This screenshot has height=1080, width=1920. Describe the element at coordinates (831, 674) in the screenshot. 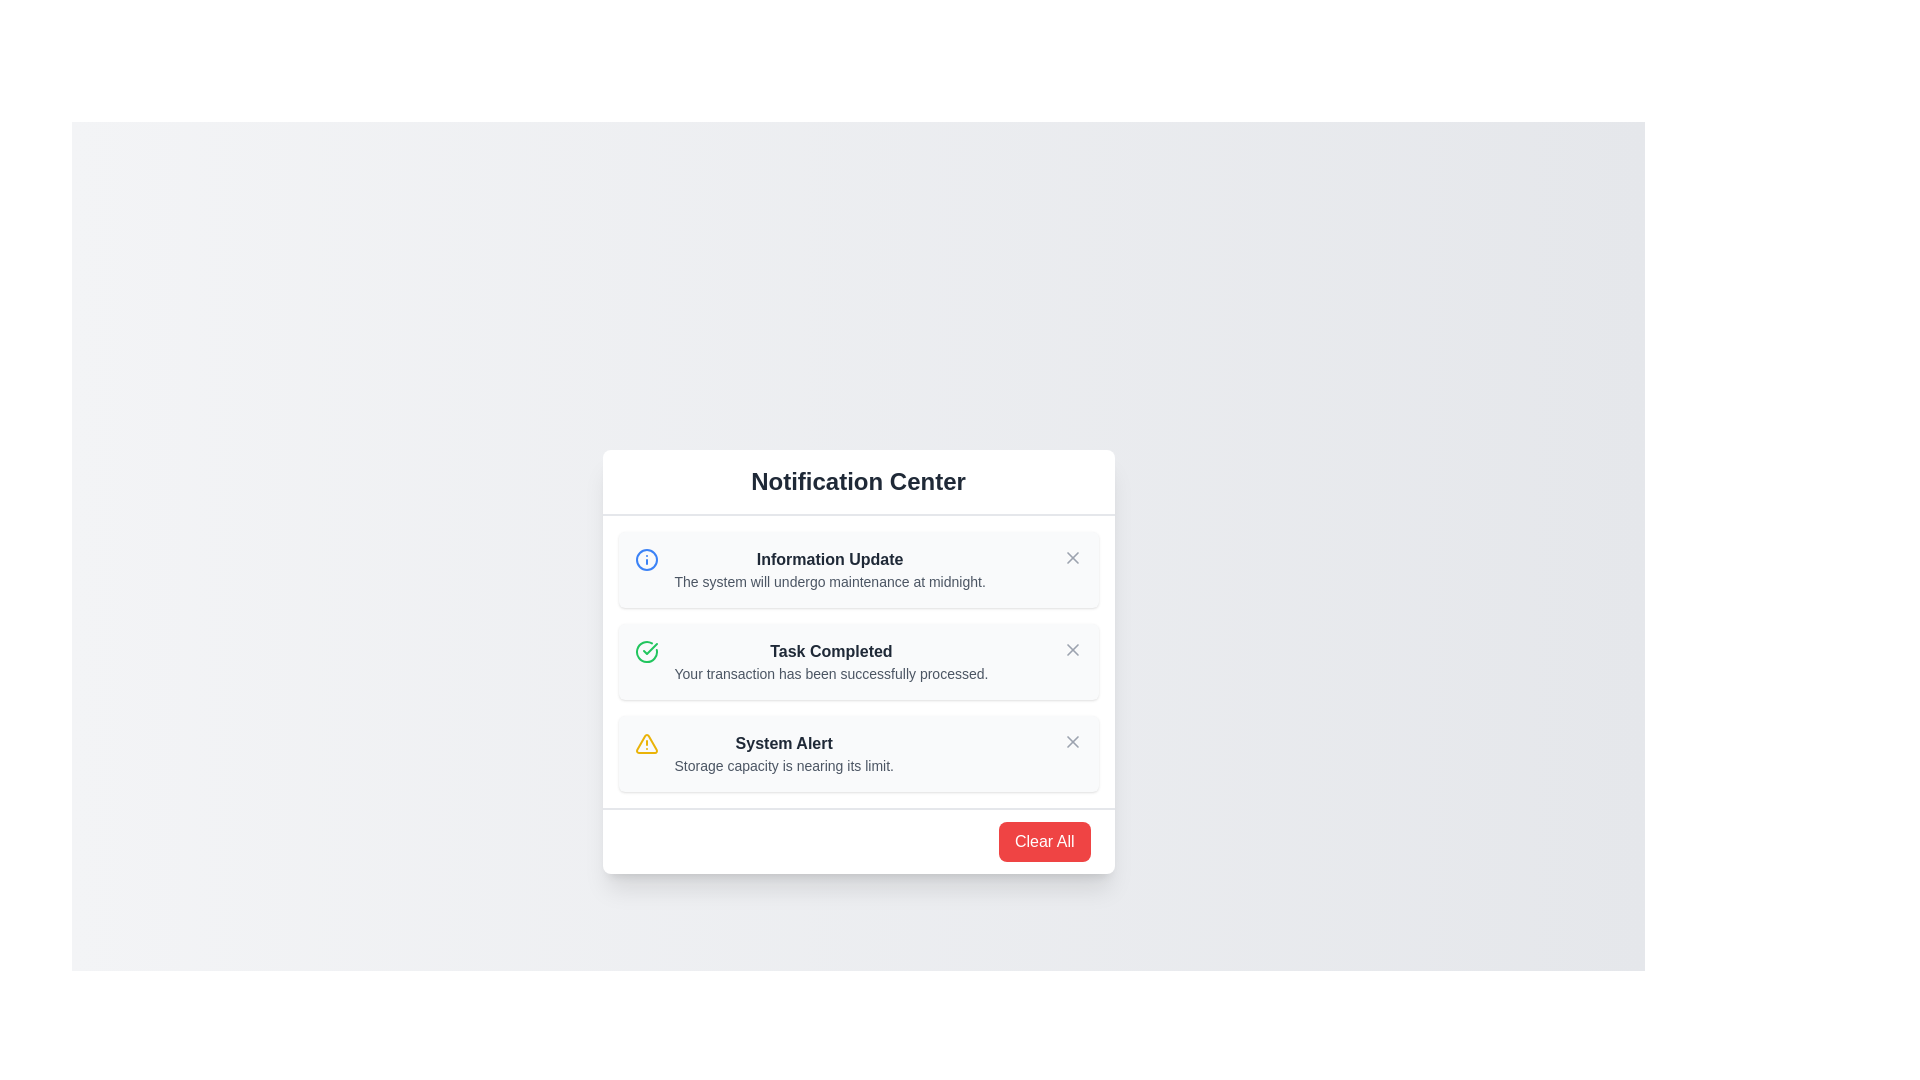

I see `the informational Text label that presents a confirmation message about the successful completion of a transaction, located within the 'Task Completed' card in the Notifications list` at that location.